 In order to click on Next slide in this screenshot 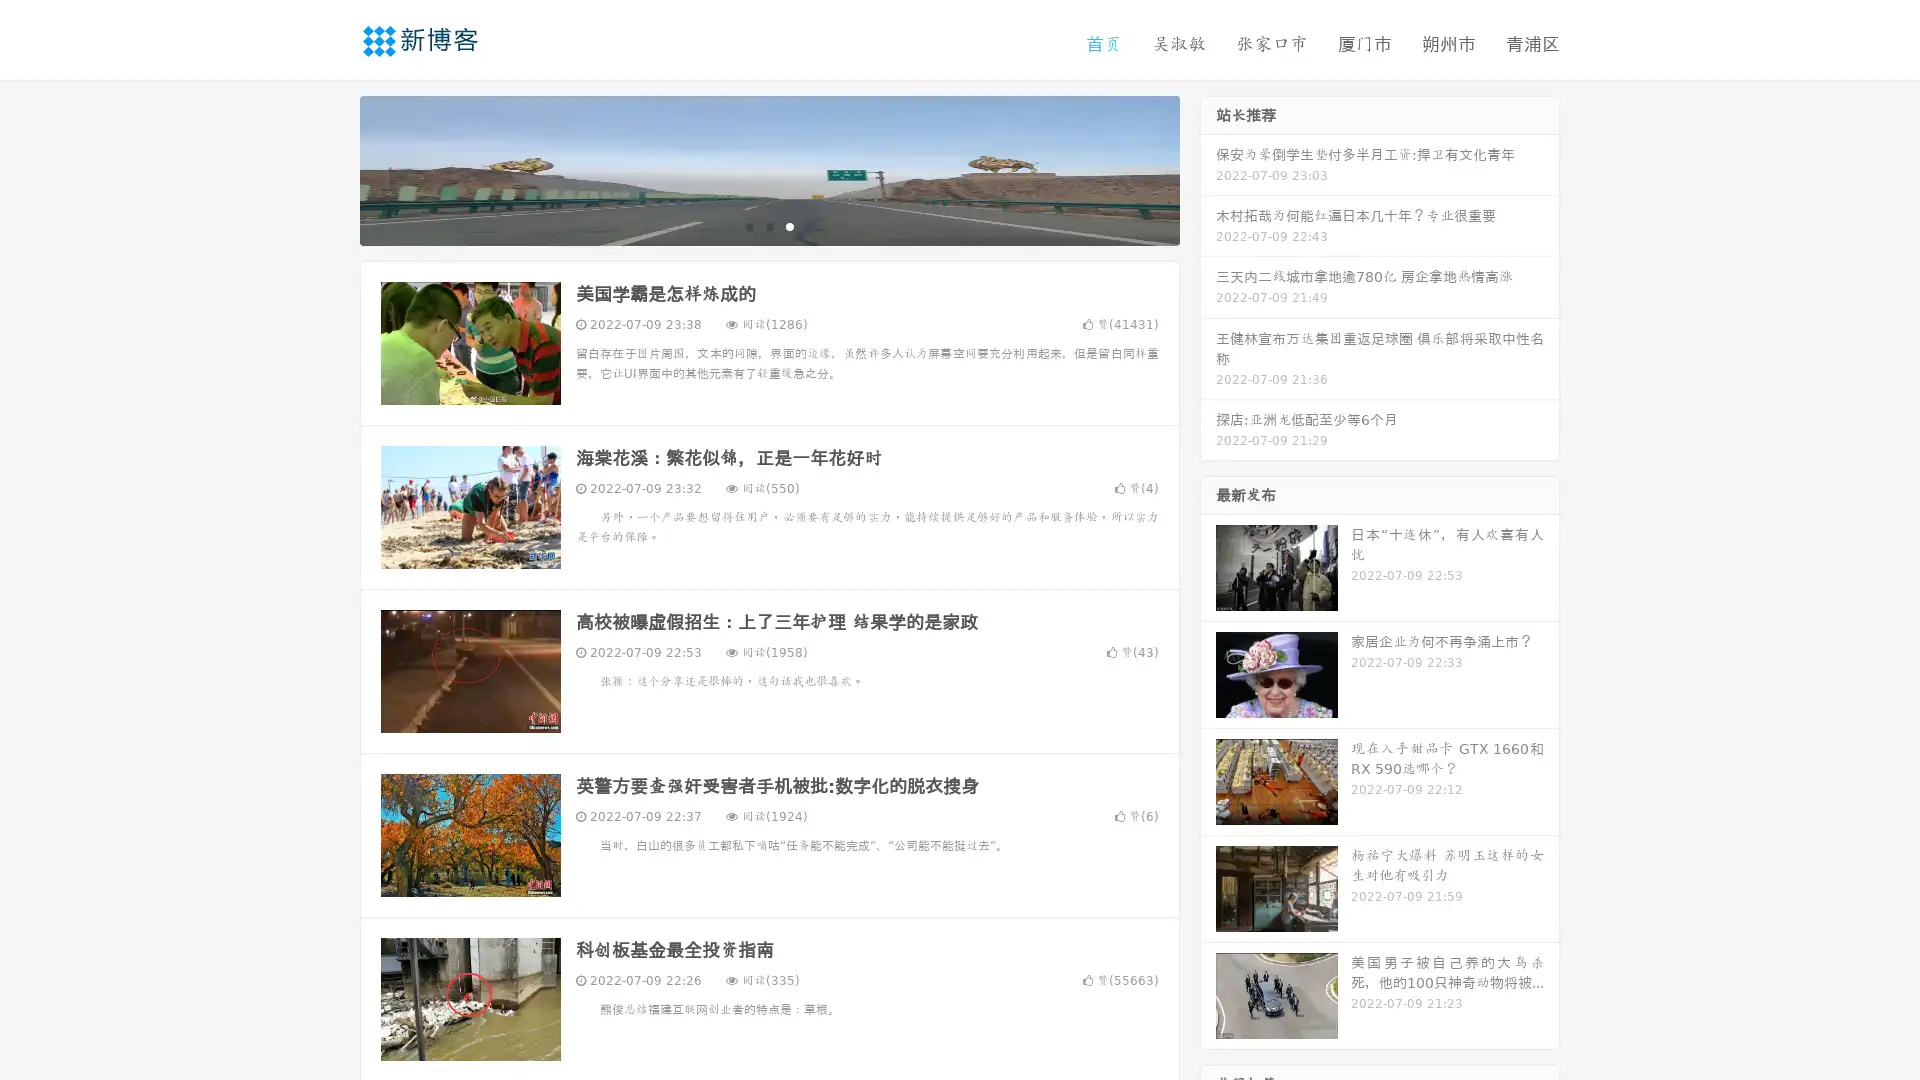, I will do `click(1208, 168)`.